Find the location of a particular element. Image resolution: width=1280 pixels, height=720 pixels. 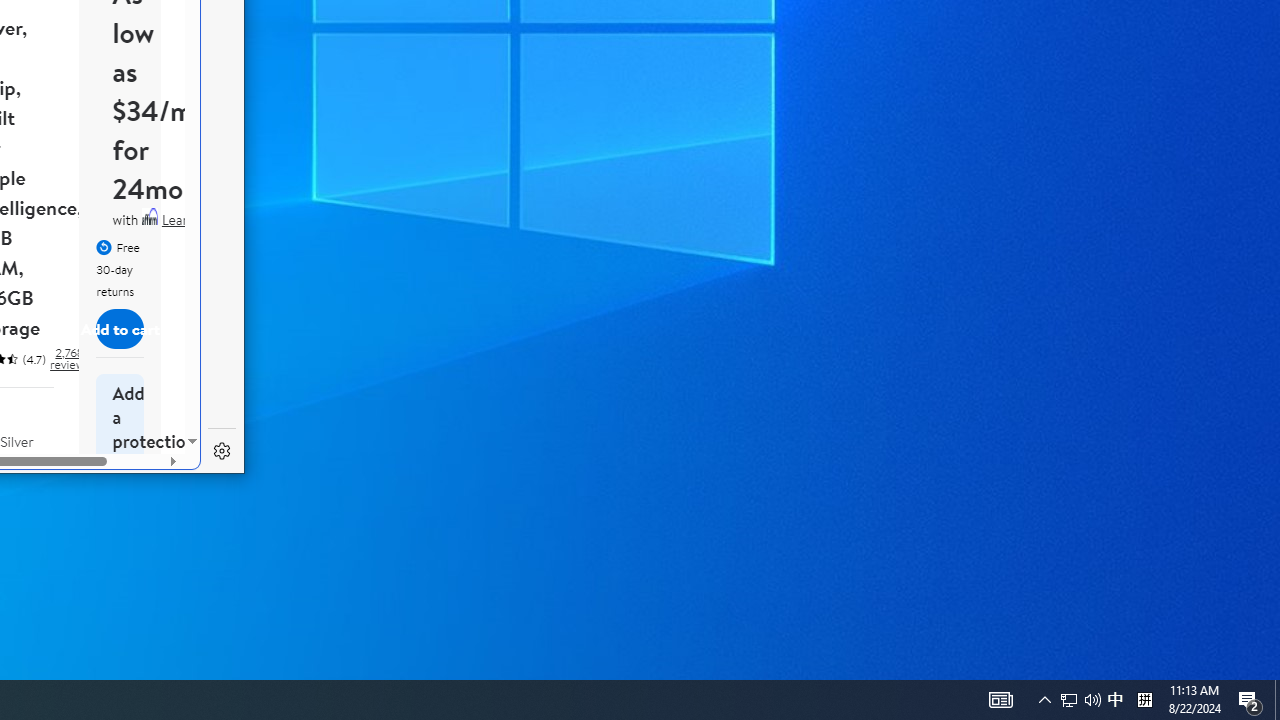

'Tray Input Indicator - Chinese (Simplified, China)' is located at coordinates (1144, 698).